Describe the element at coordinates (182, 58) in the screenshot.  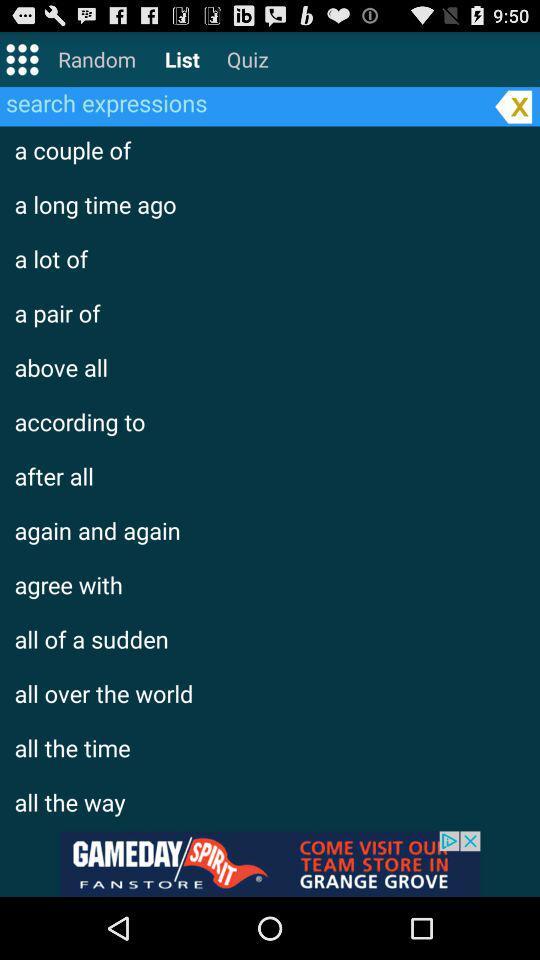
I see `list on the top of the page` at that location.